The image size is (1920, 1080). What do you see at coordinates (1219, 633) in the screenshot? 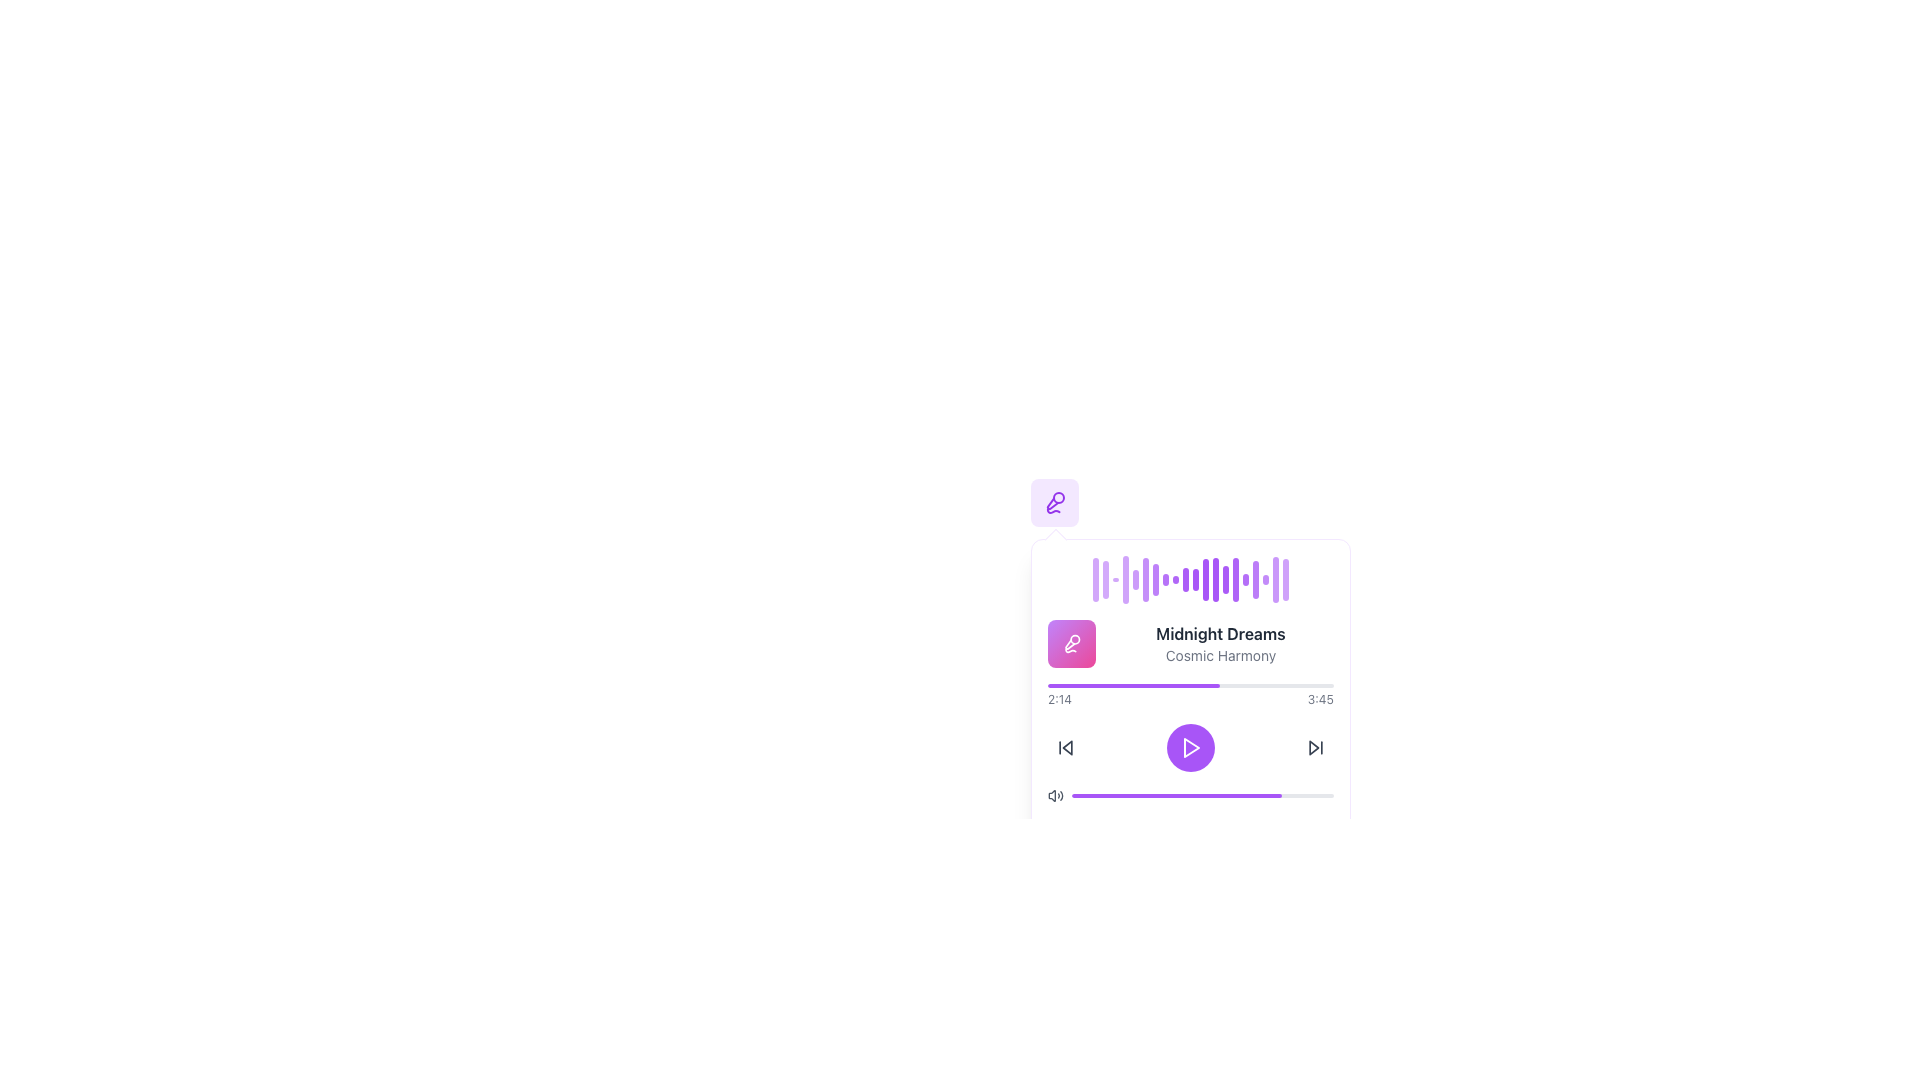
I see `text content of the title label within the card interface, which is positioned directly above the sibling element containing 'Cosmic Harmony'` at bounding box center [1219, 633].